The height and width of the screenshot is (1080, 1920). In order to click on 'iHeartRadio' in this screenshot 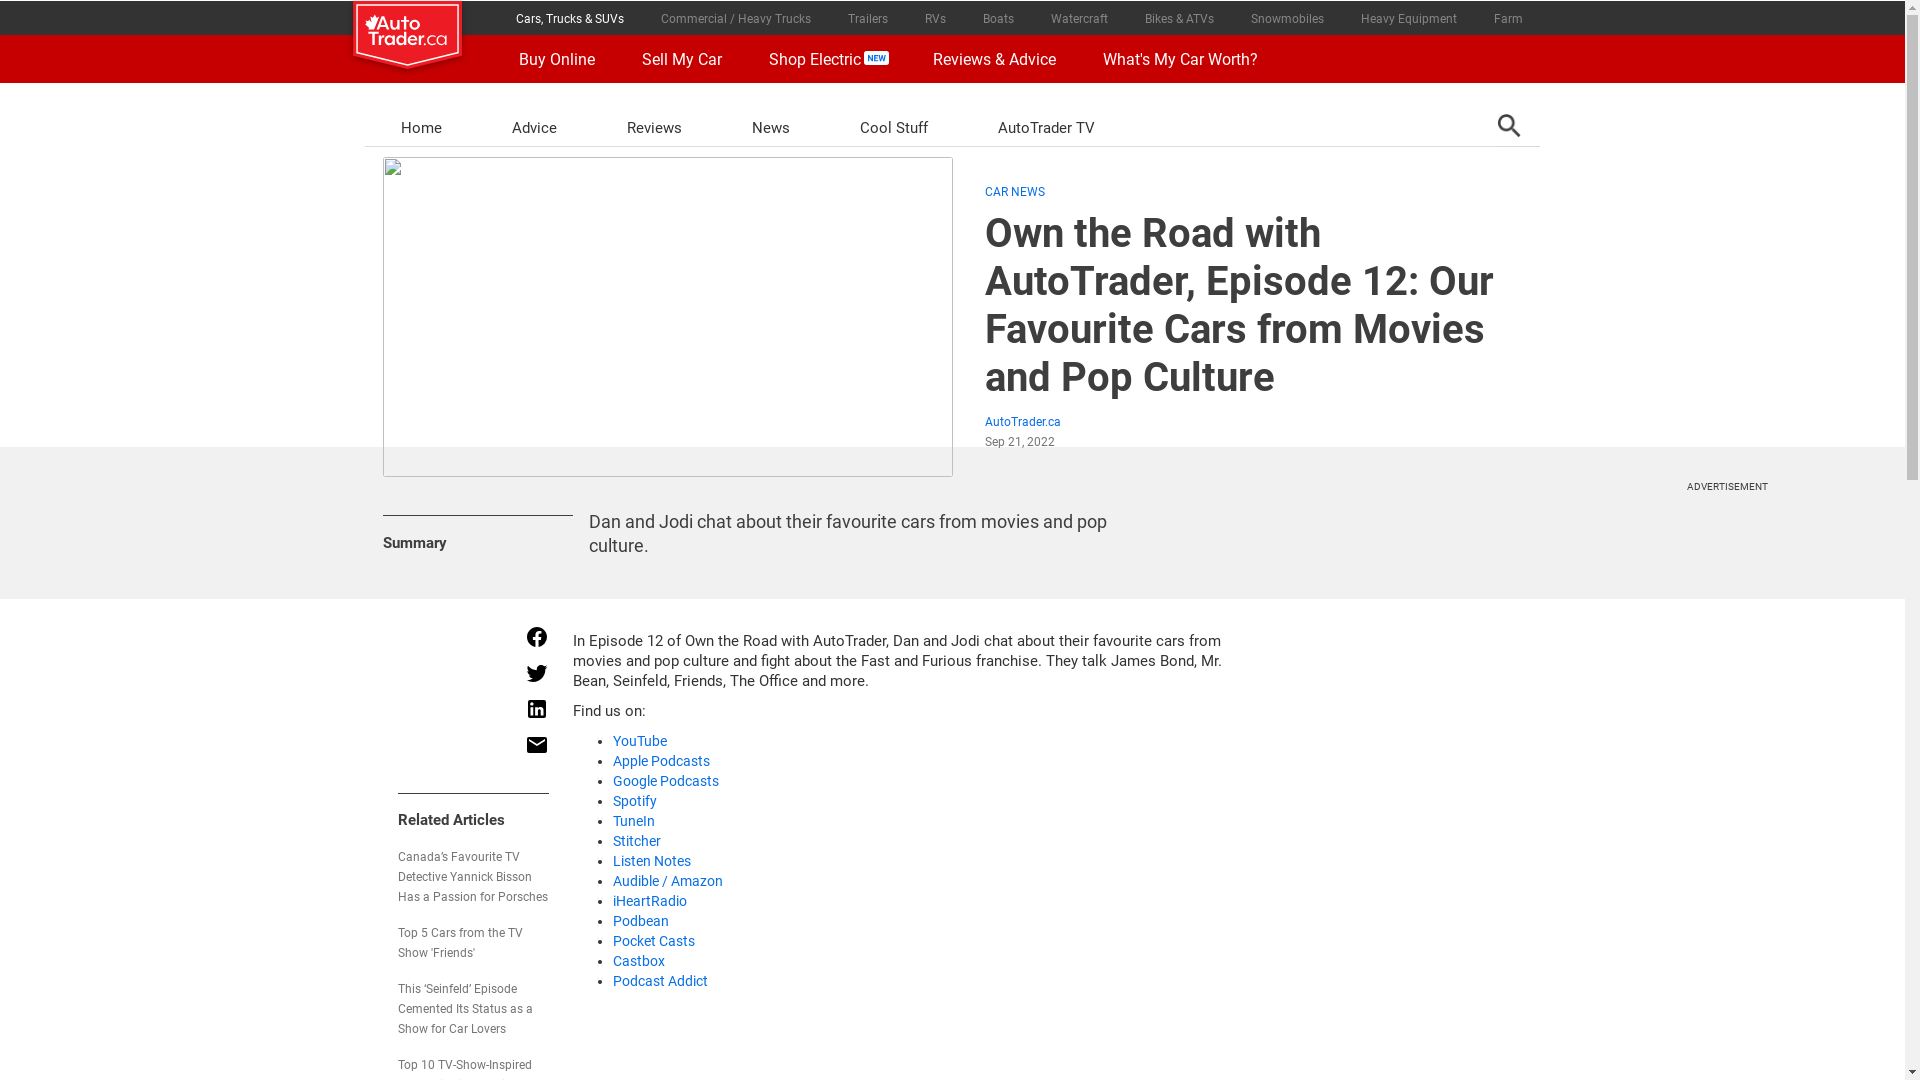, I will do `click(648, 901)`.